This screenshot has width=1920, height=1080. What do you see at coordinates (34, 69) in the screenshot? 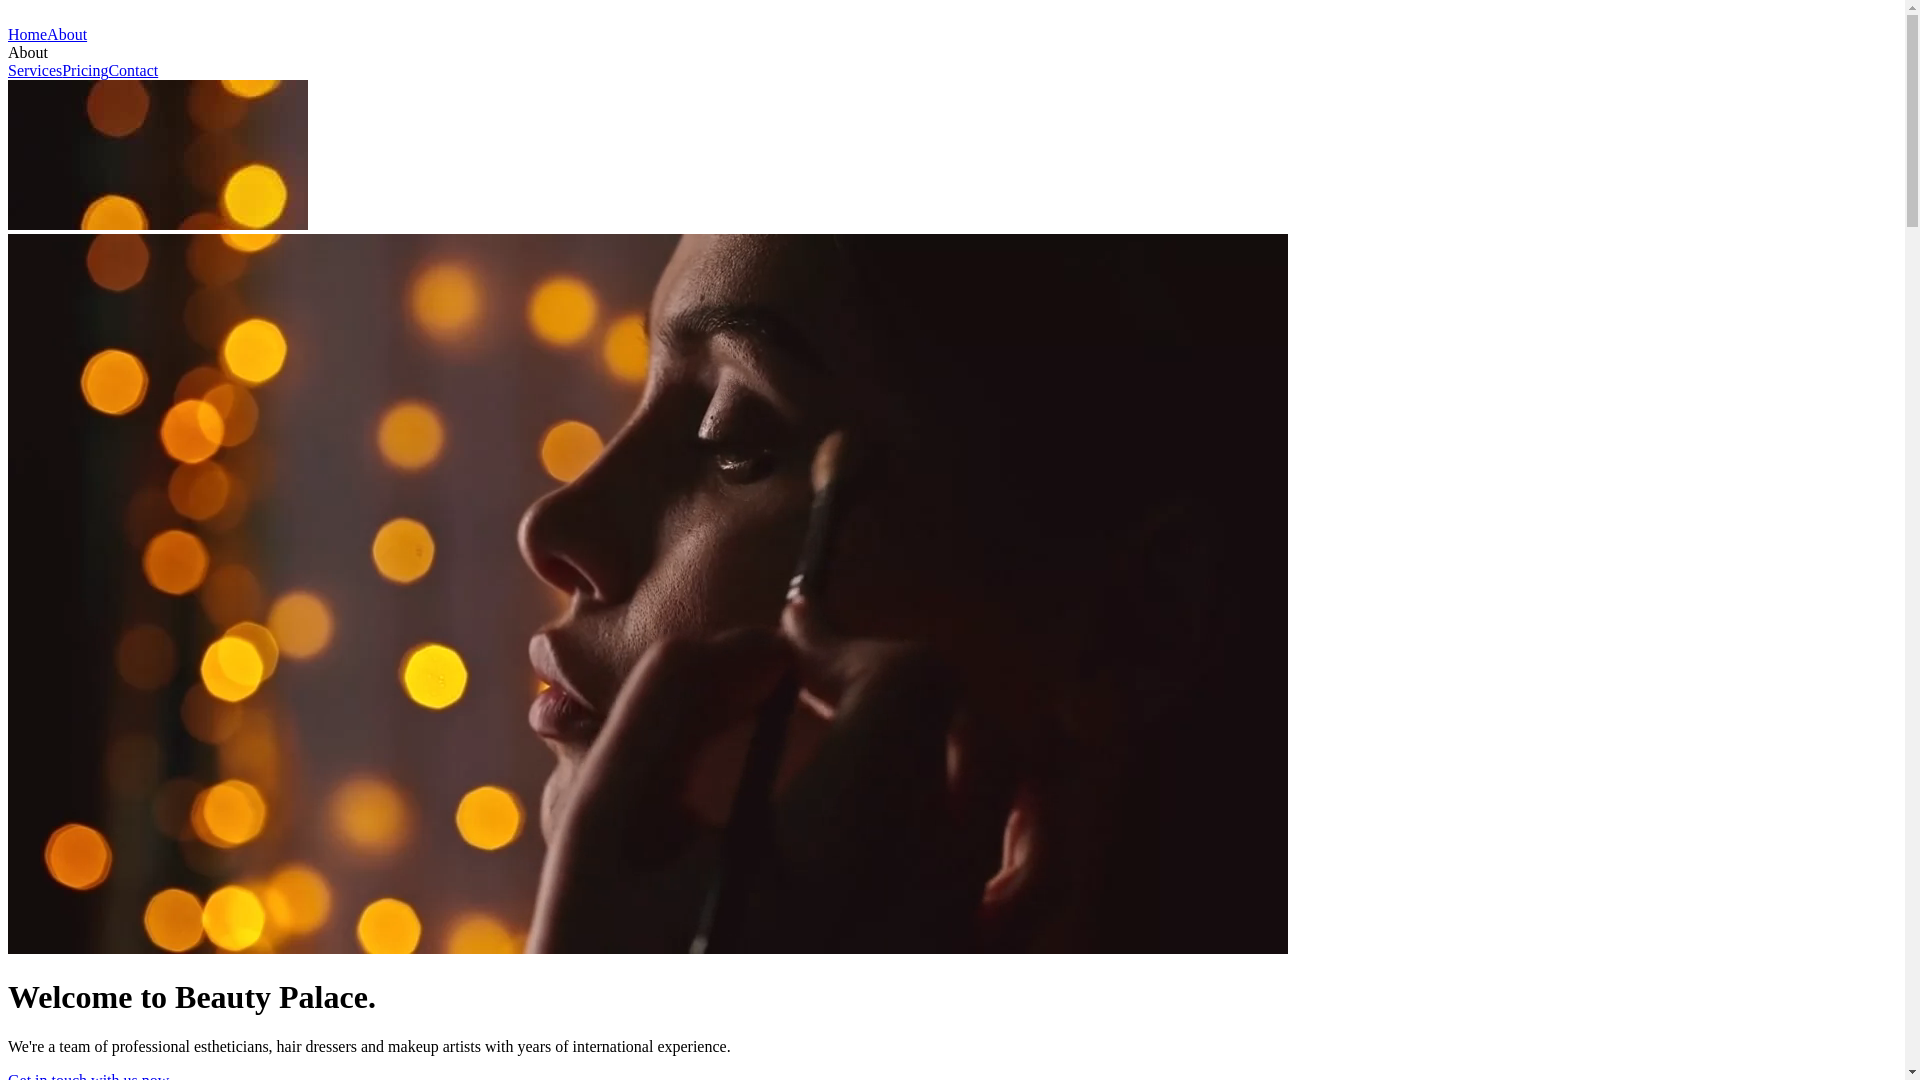
I see `'Services'` at bounding box center [34, 69].